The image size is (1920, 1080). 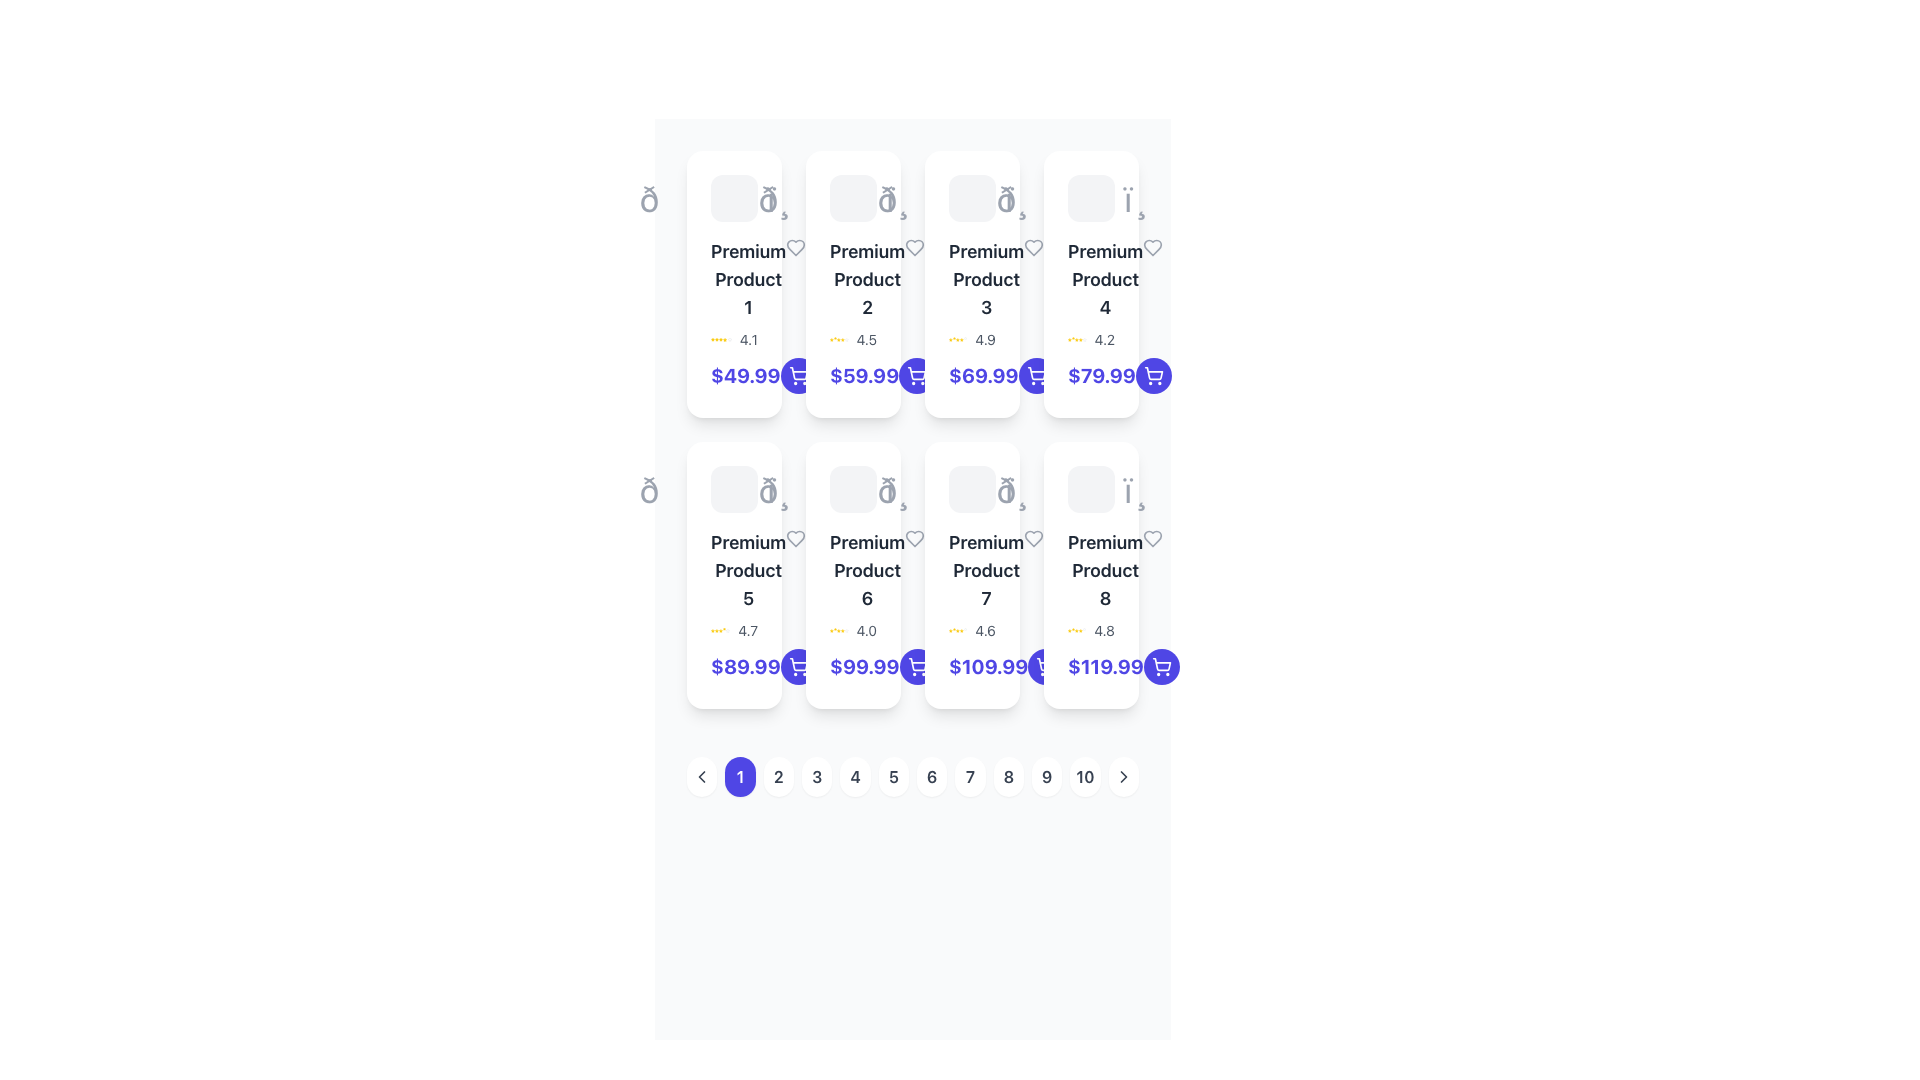 What do you see at coordinates (797, 667) in the screenshot?
I see `the shopping cart icon located in the clickable blue circular button at the bottom right corner of the 'Premium Product 6' card` at bounding box center [797, 667].